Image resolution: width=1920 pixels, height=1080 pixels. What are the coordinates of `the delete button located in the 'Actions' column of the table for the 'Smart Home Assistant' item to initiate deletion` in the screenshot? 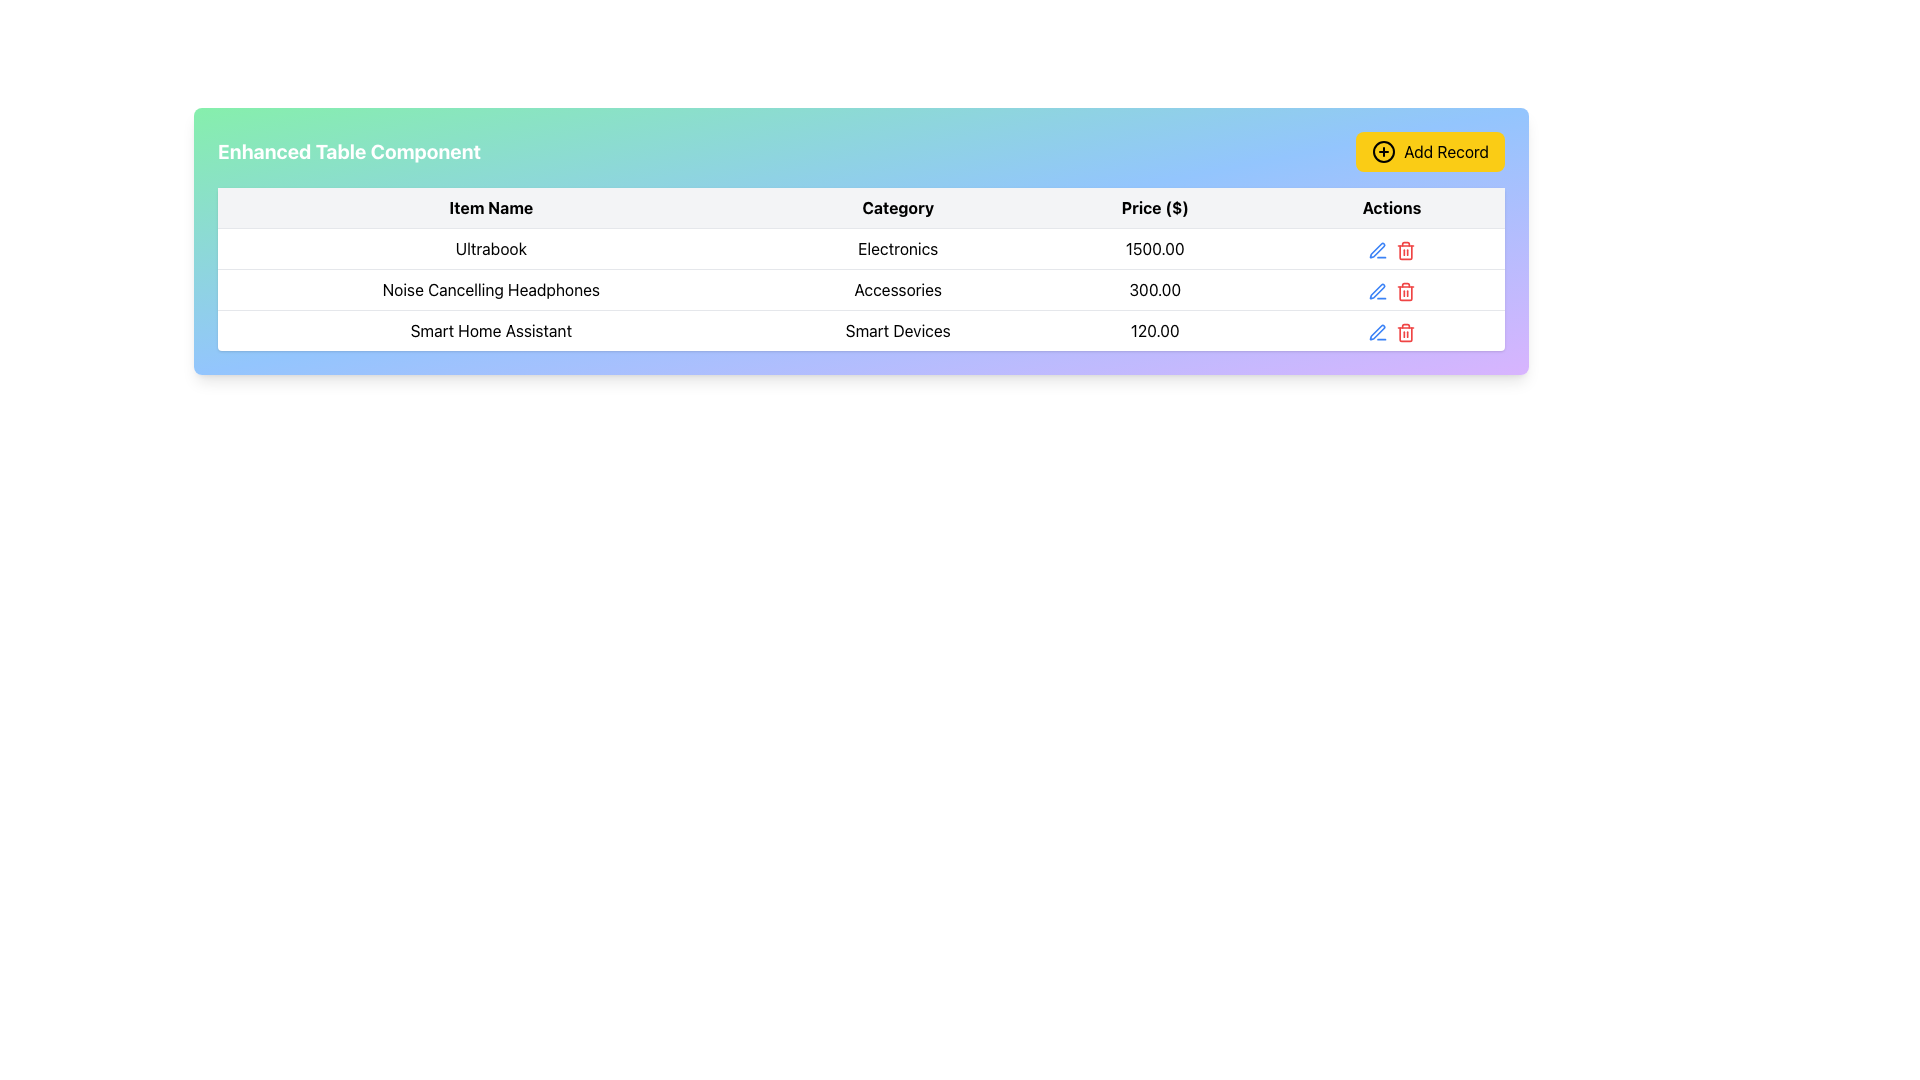 It's located at (1404, 330).